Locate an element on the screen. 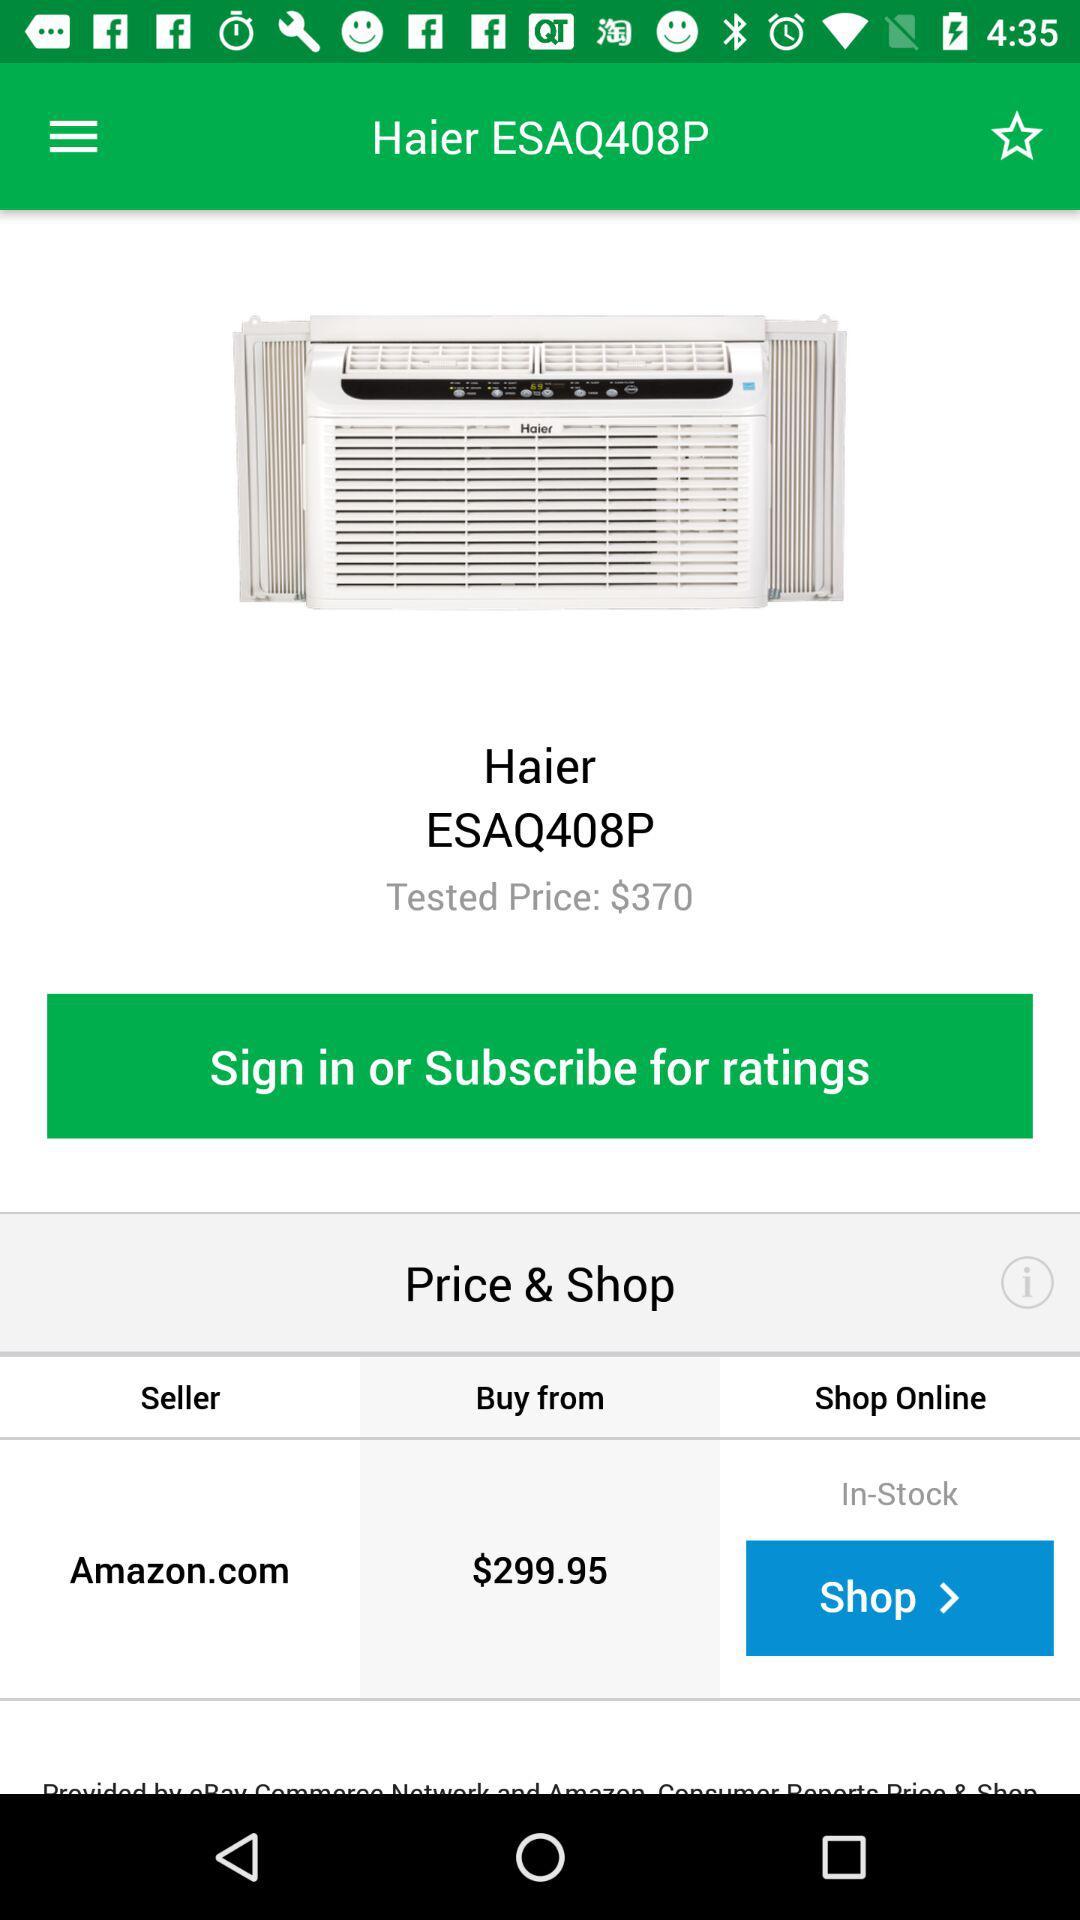 The width and height of the screenshot is (1080, 1920). the icon to the right of the haier esaq408p is located at coordinates (1017, 135).